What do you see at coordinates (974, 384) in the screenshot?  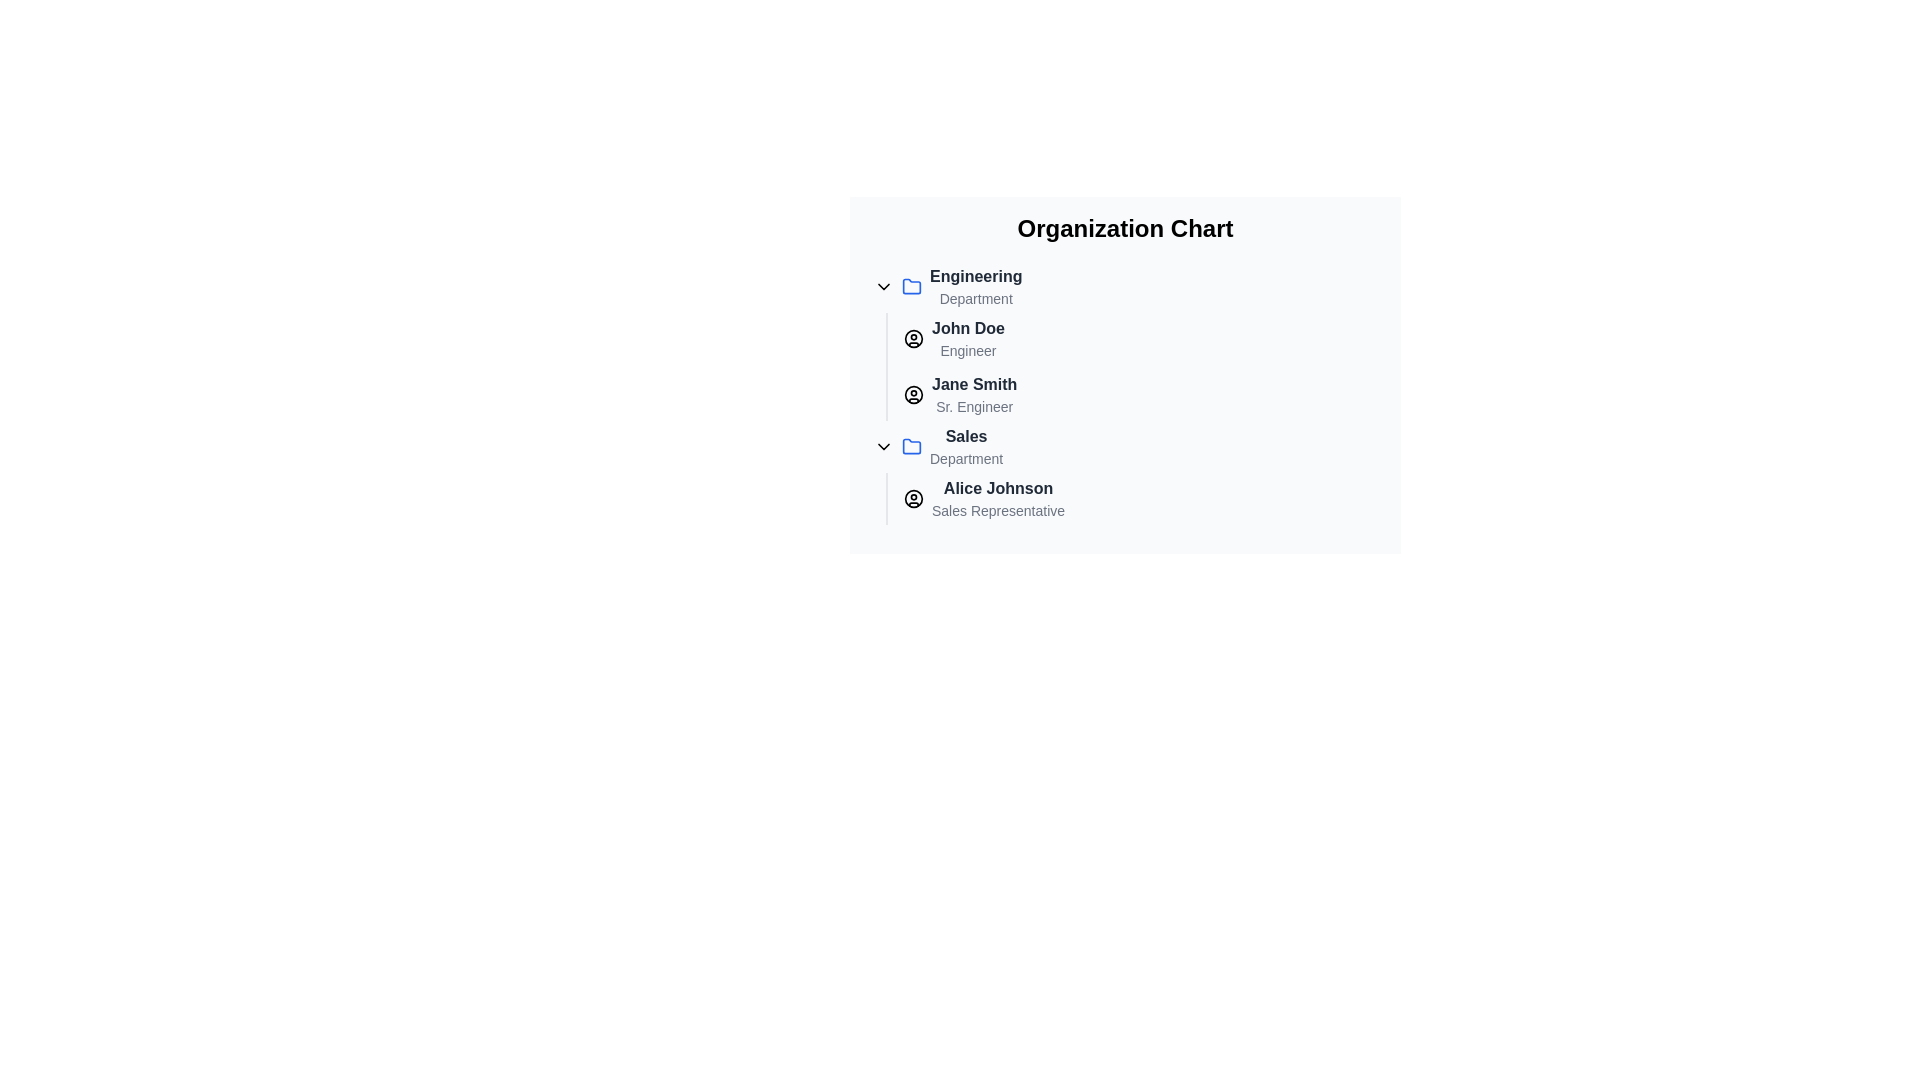 I see `the text label identifying 'Jane Smith', which is positioned above 'Sr. Engineer' in the organizational chart of the Engineering department` at bounding box center [974, 384].